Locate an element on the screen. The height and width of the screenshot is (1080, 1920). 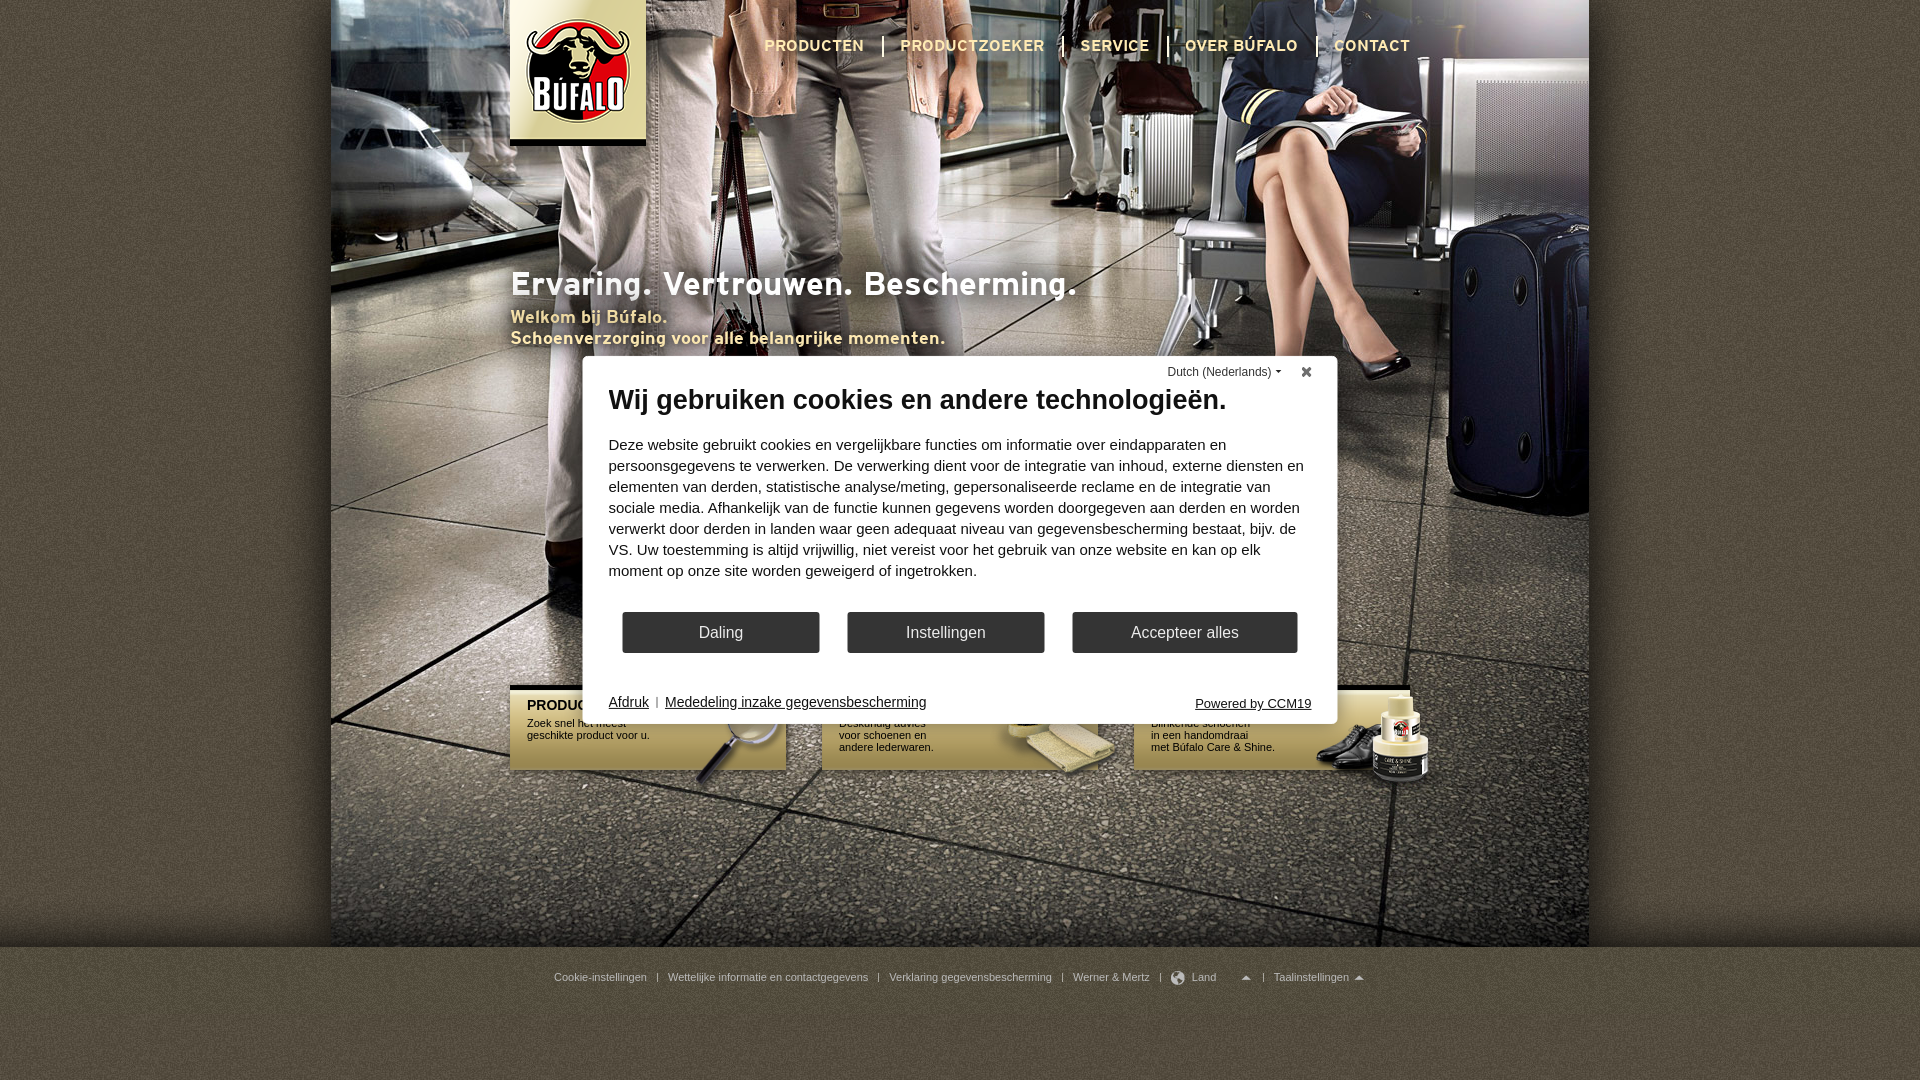
'Afdruk' is located at coordinates (627, 701).